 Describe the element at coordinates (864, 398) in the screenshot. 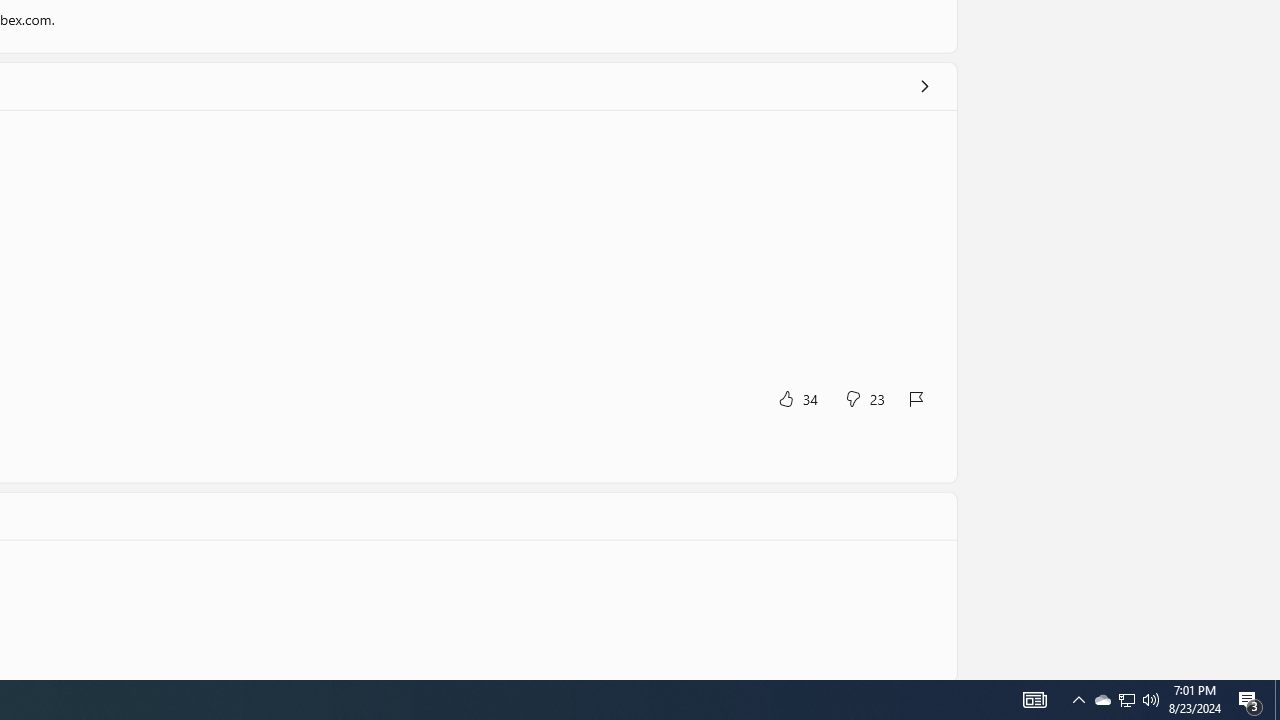

I see `'No, this was not helpful. 23 votes.'` at that location.